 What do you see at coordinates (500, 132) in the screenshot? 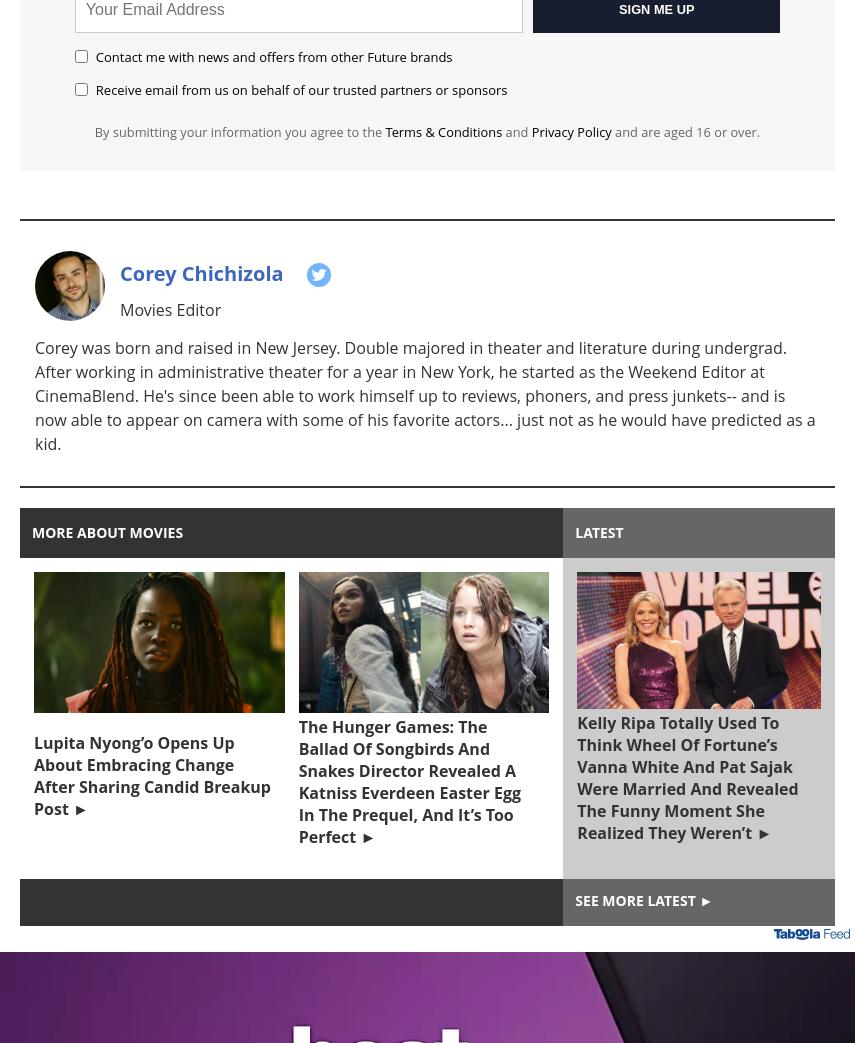
I see `'and'` at bounding box center [500, 132].